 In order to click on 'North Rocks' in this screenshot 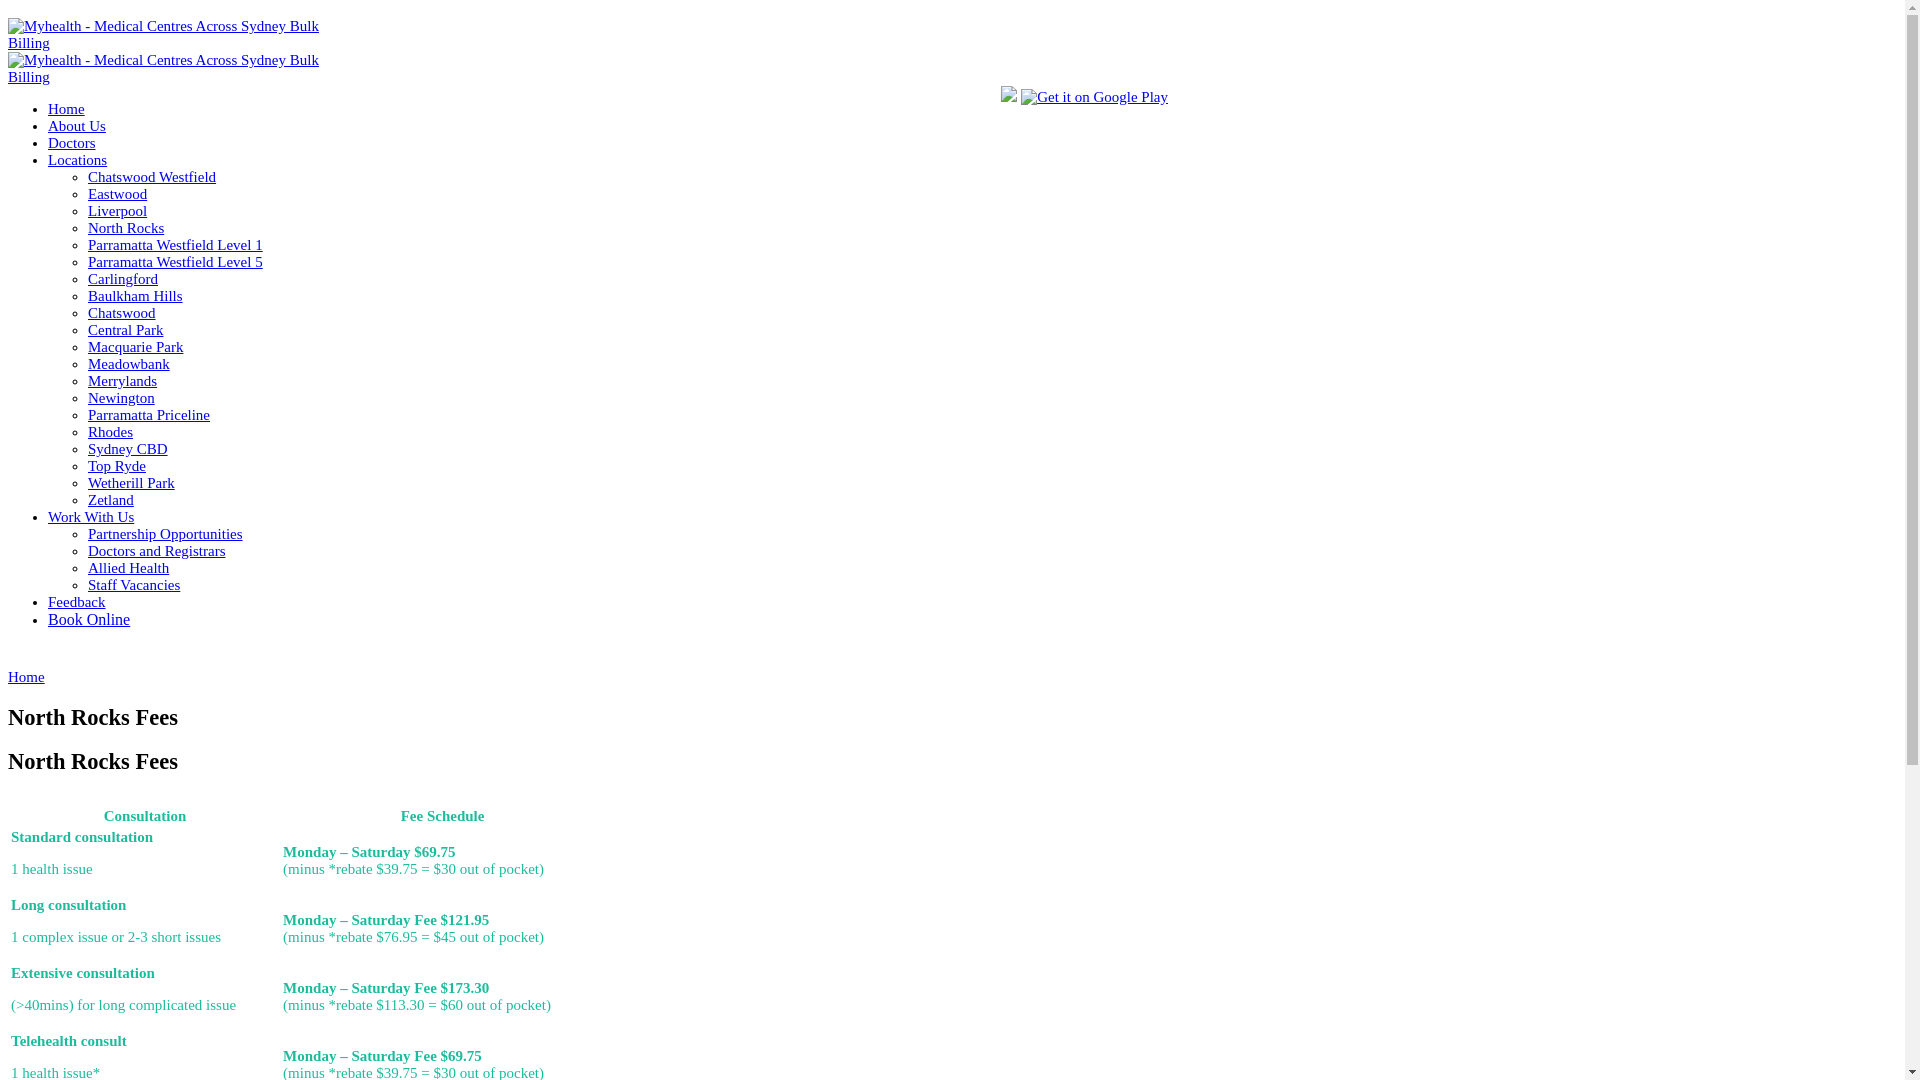, I will do `click(124, 226)`.